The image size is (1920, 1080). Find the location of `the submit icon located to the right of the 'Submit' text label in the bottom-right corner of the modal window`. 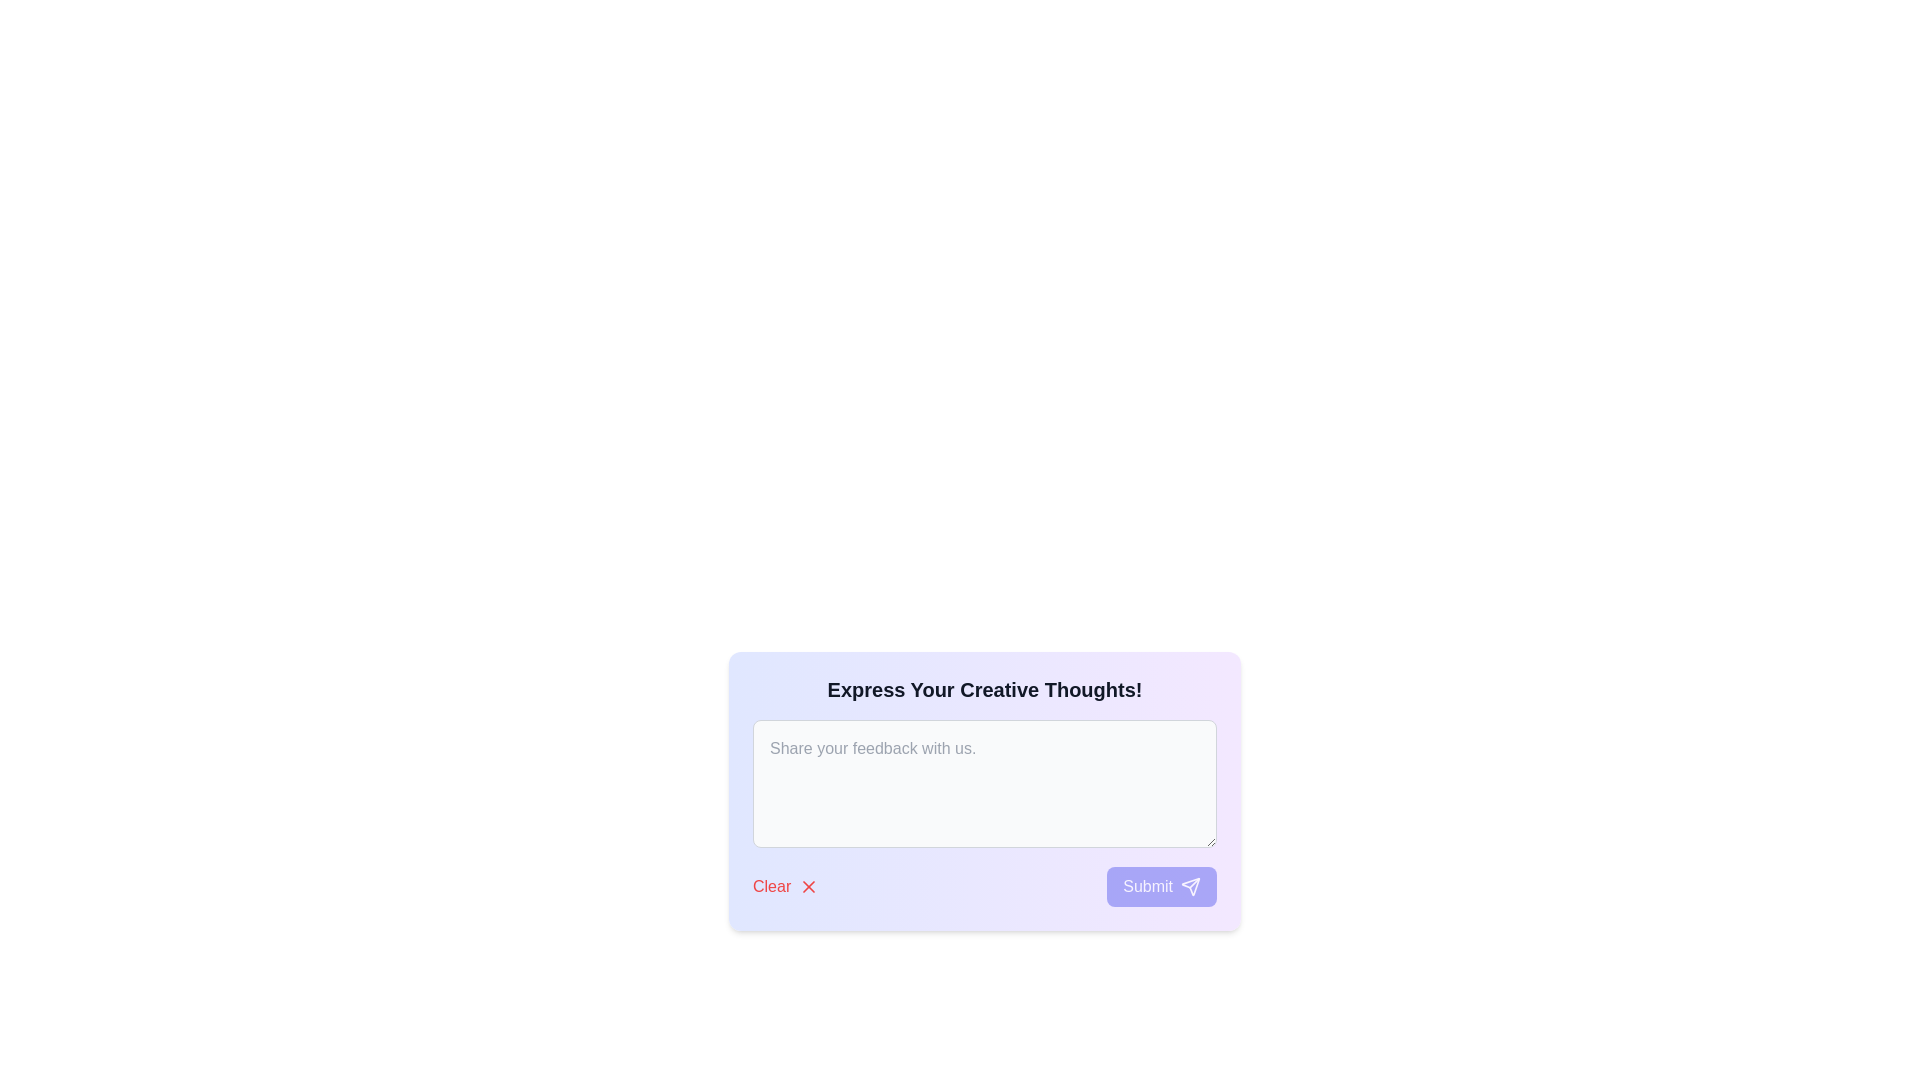

the submit icon located to the right of the 'Submit' text label in the bottom-right corner of the modal window is located at coordinates (1190, 886).